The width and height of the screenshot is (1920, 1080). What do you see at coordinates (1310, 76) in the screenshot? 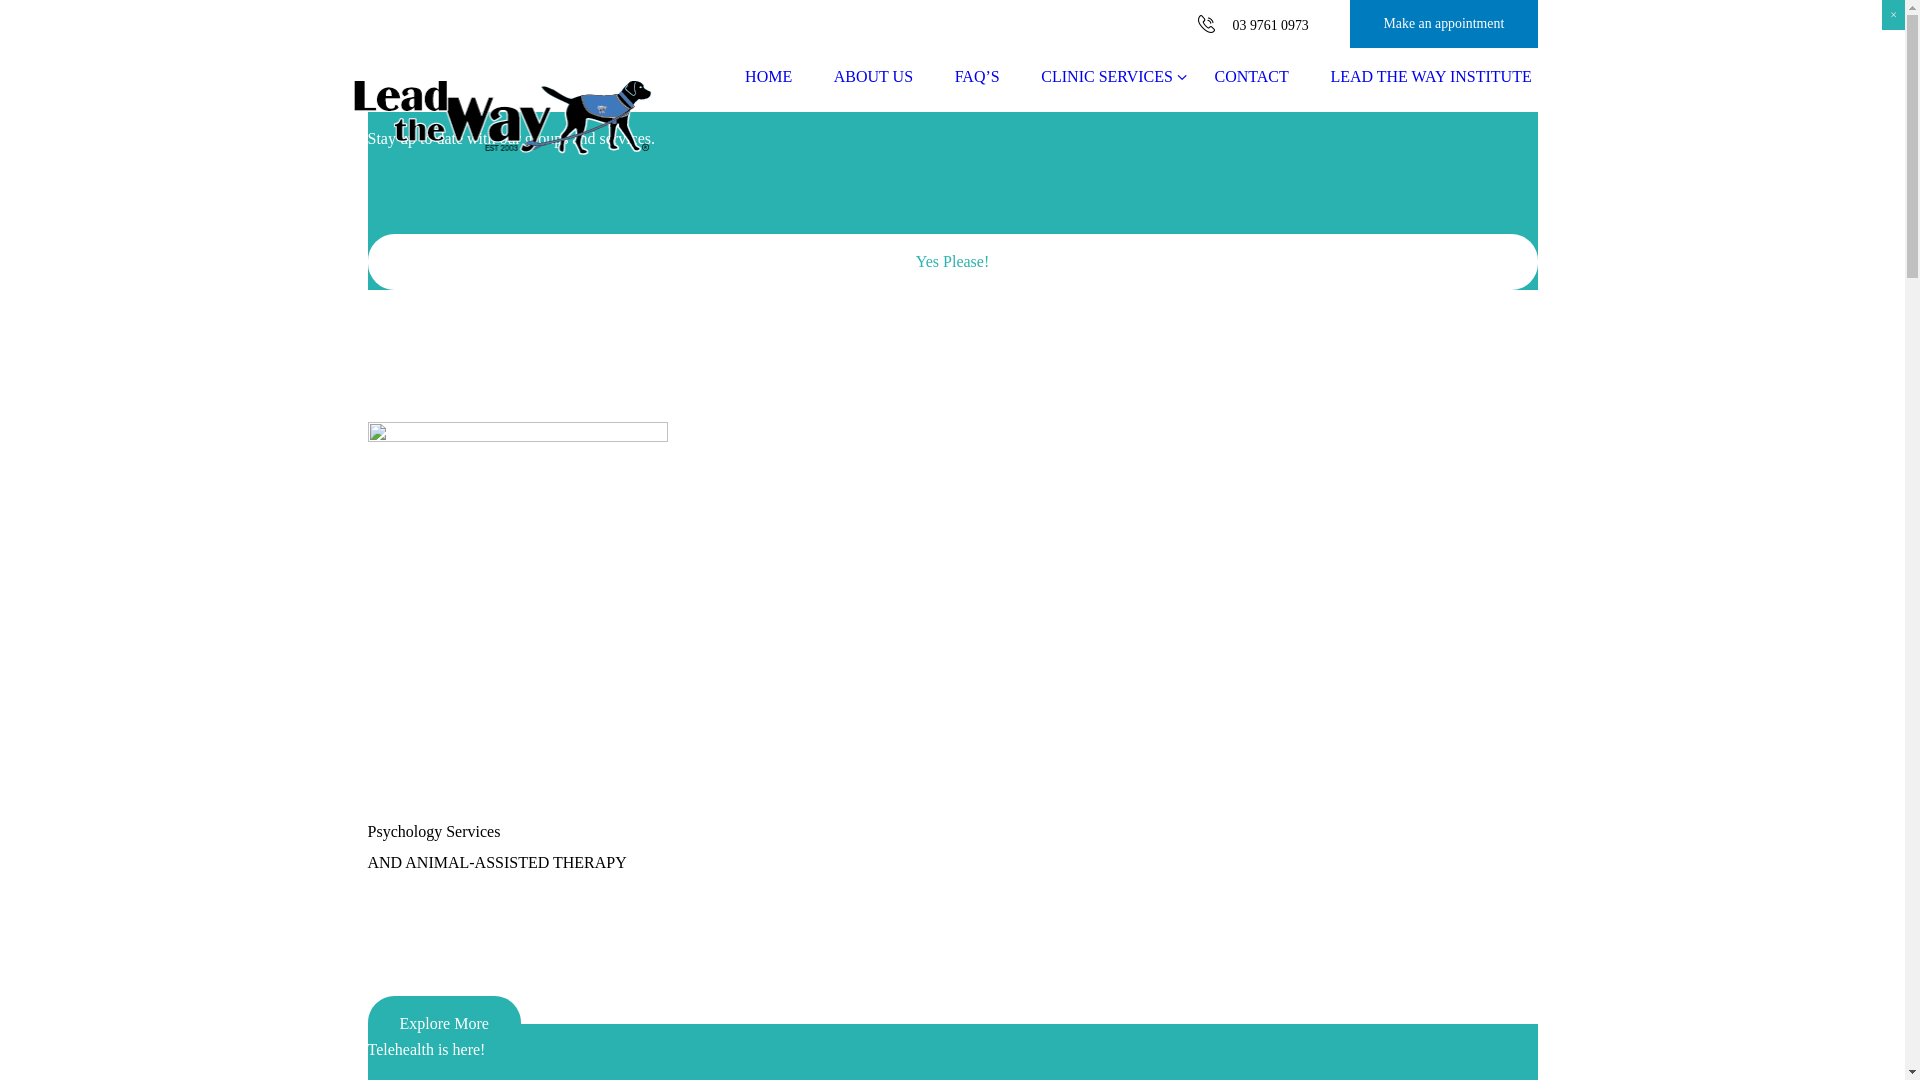
I see `'LEAD THE WAY INSTITUTE'` at bounding box center [1310, 76].